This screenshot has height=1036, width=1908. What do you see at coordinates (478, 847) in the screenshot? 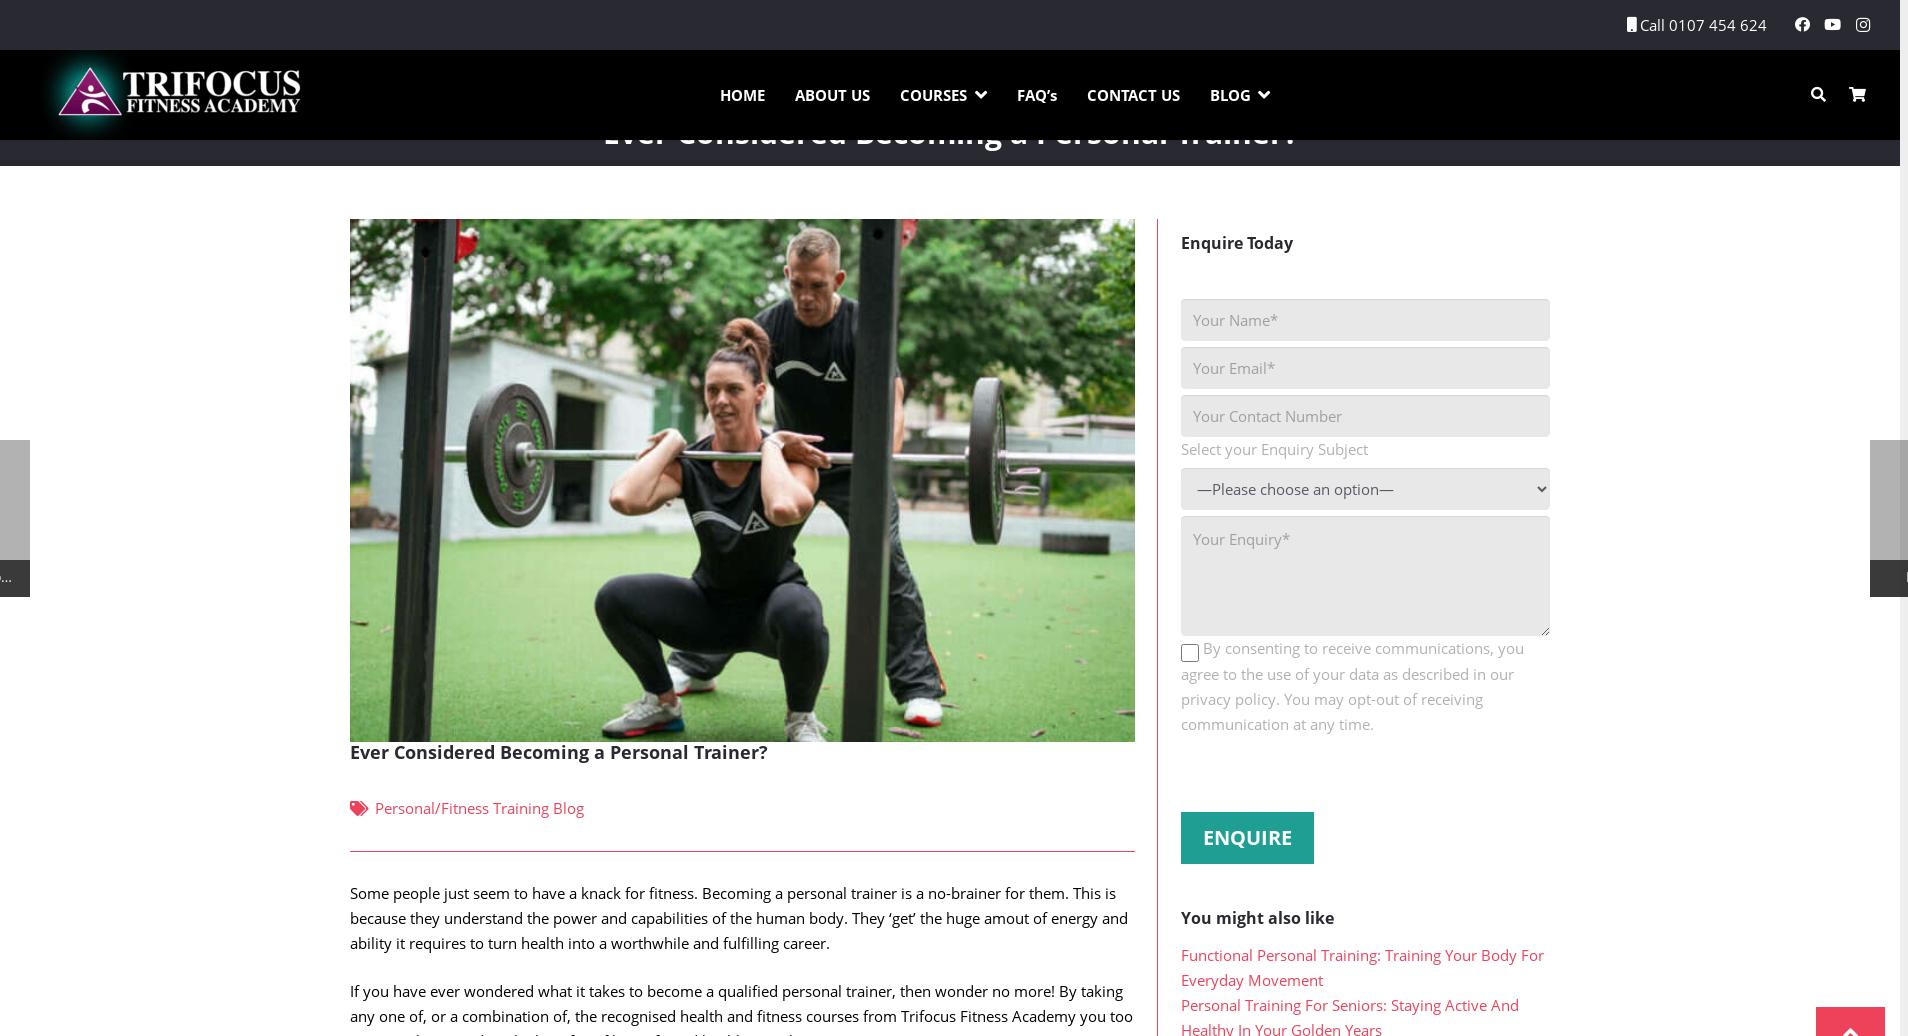
I see `'Personal/Fitness Training Blog'` at bounding box center [478, 847].